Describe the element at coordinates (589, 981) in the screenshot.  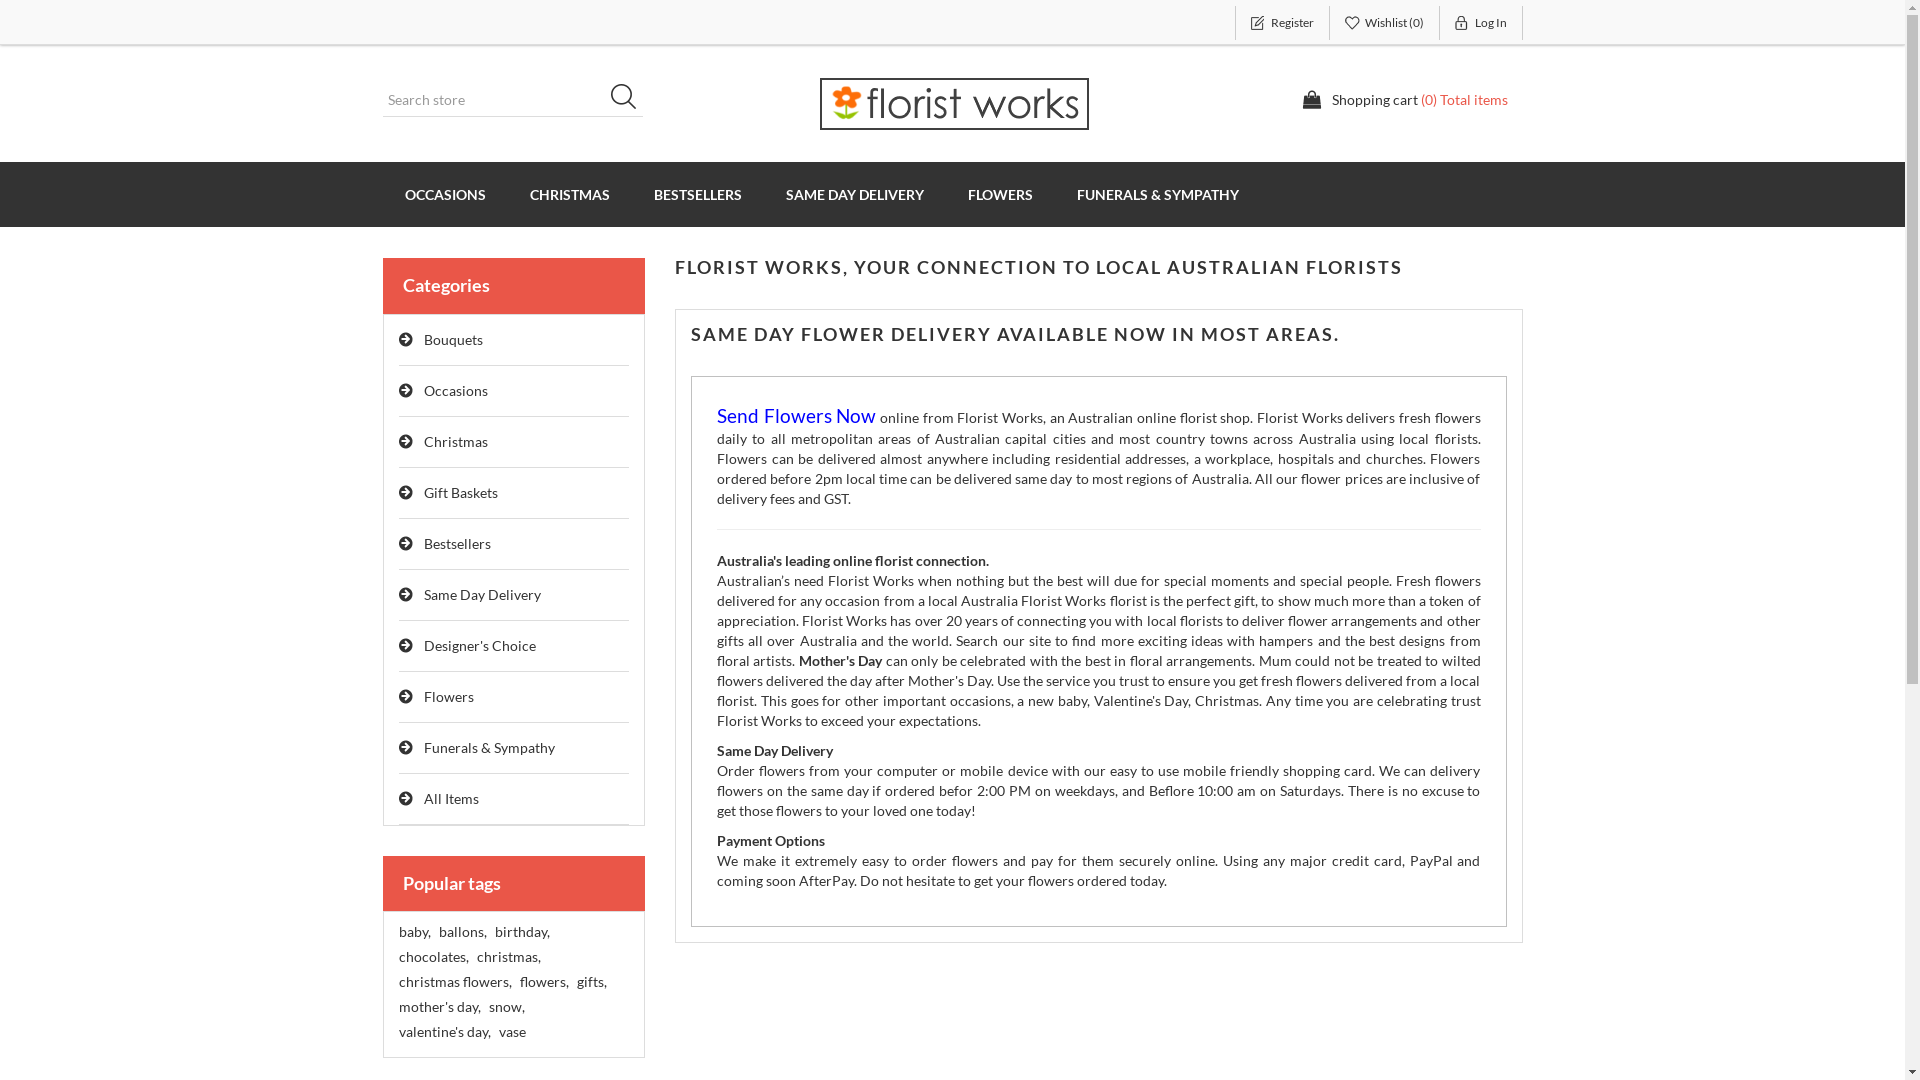
I see `'gifts,'` at that location.